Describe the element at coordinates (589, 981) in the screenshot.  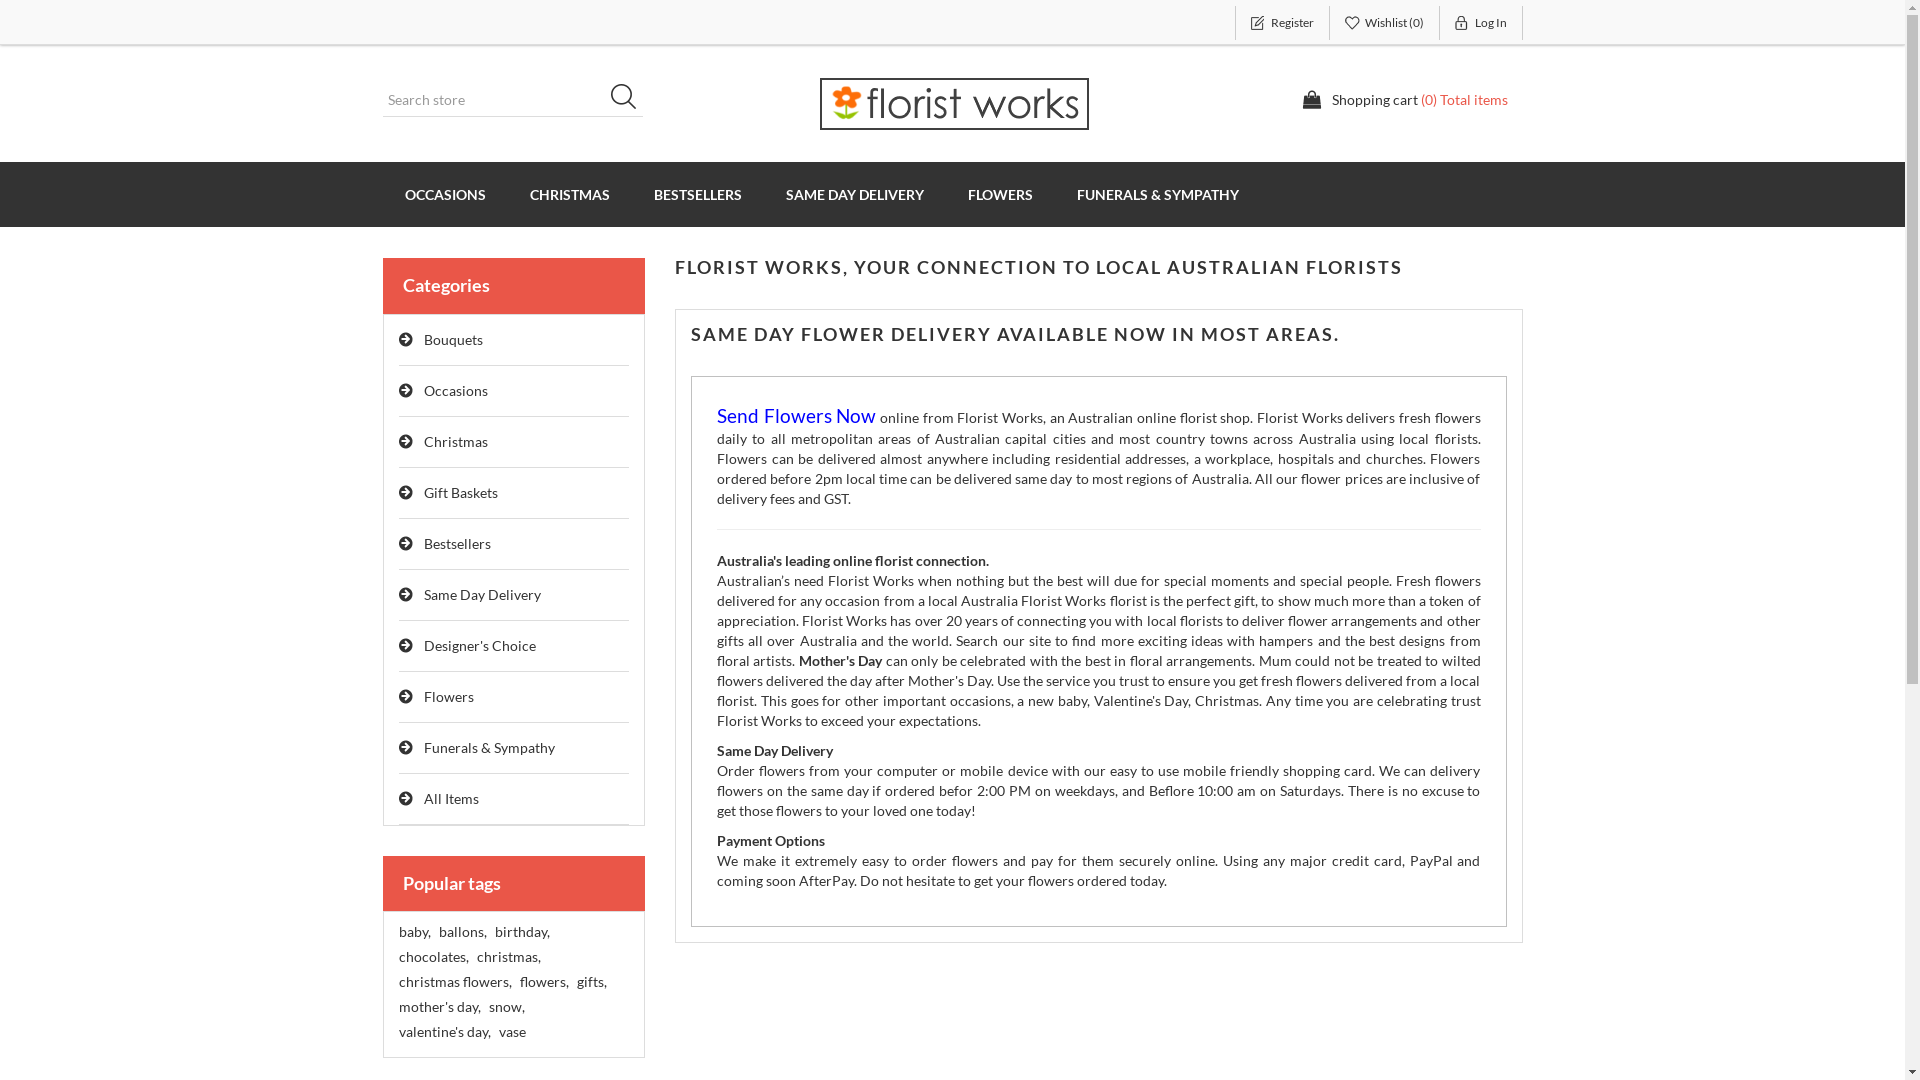
I see `'gifts,'` at that location.